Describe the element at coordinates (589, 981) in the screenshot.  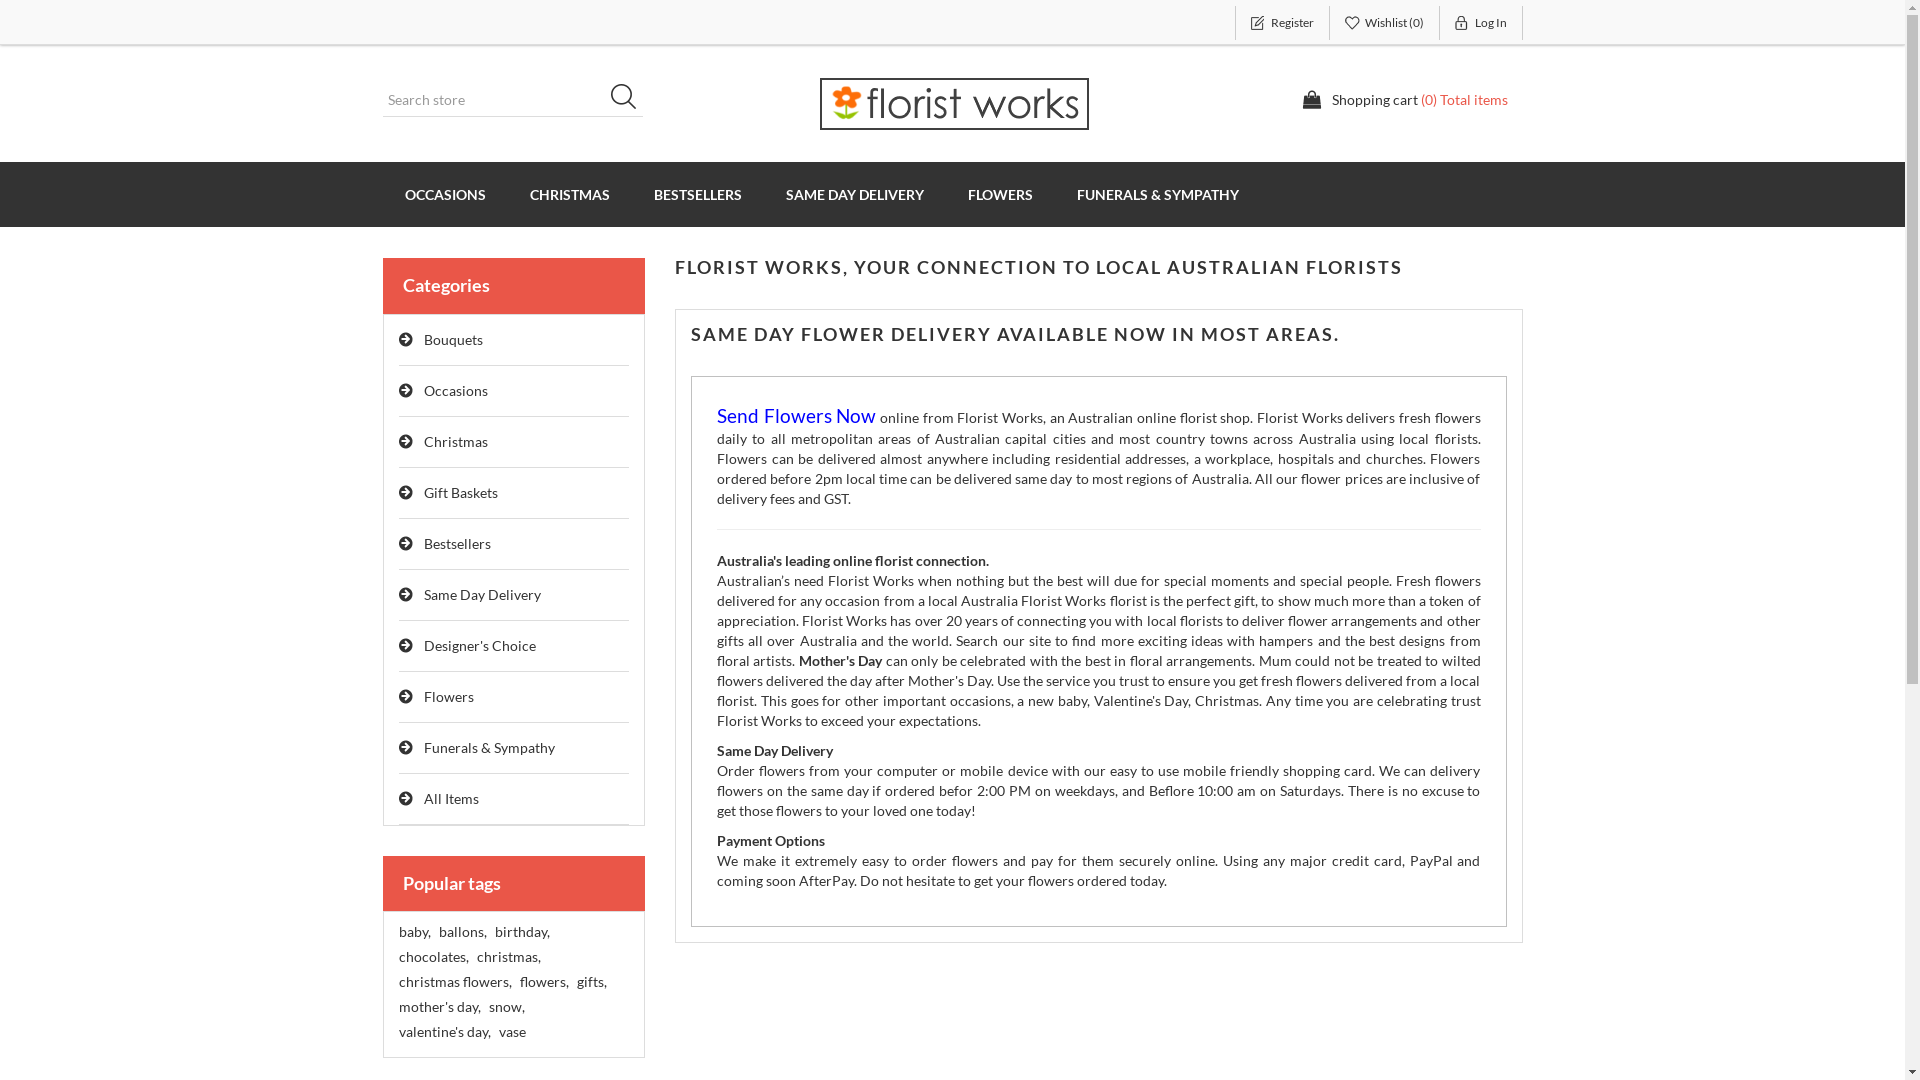
I see `'gifts,'` at that location.